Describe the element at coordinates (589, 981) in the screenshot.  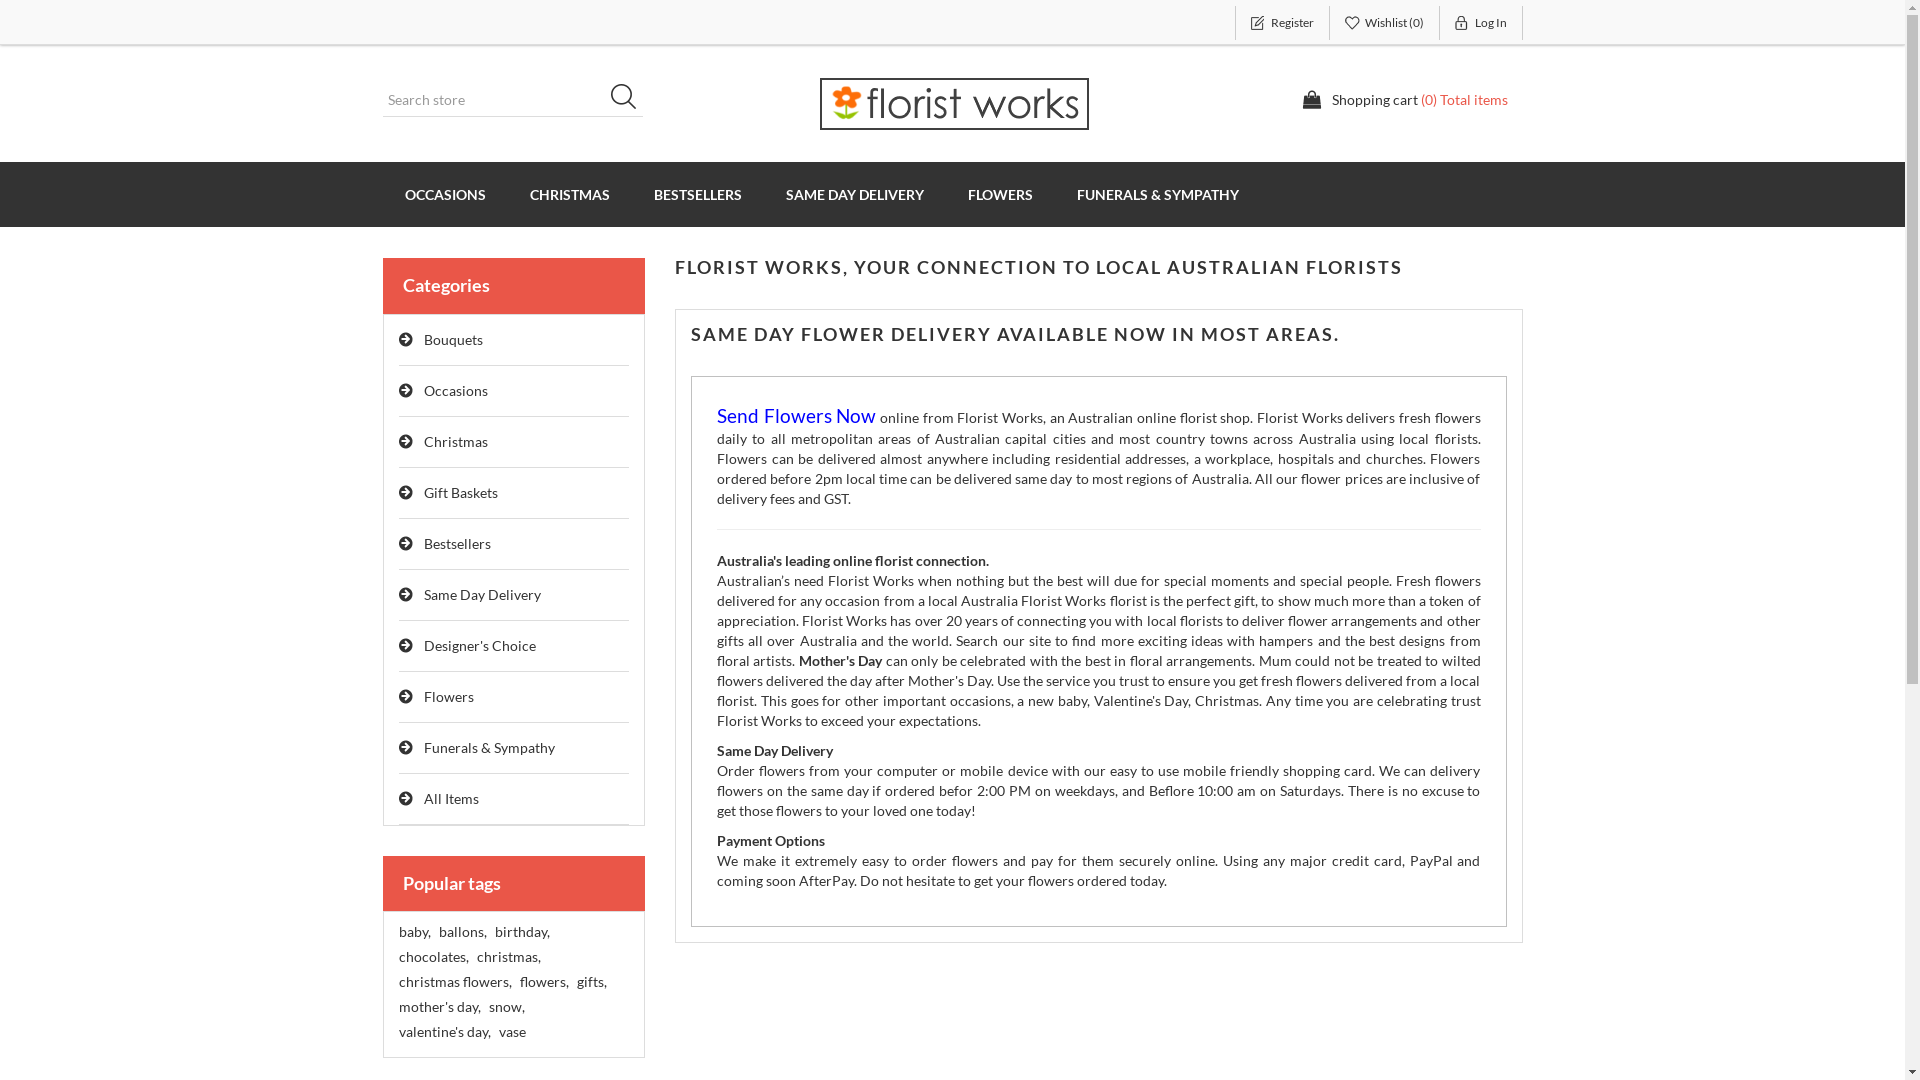
I see `'gifts,'` at that location.